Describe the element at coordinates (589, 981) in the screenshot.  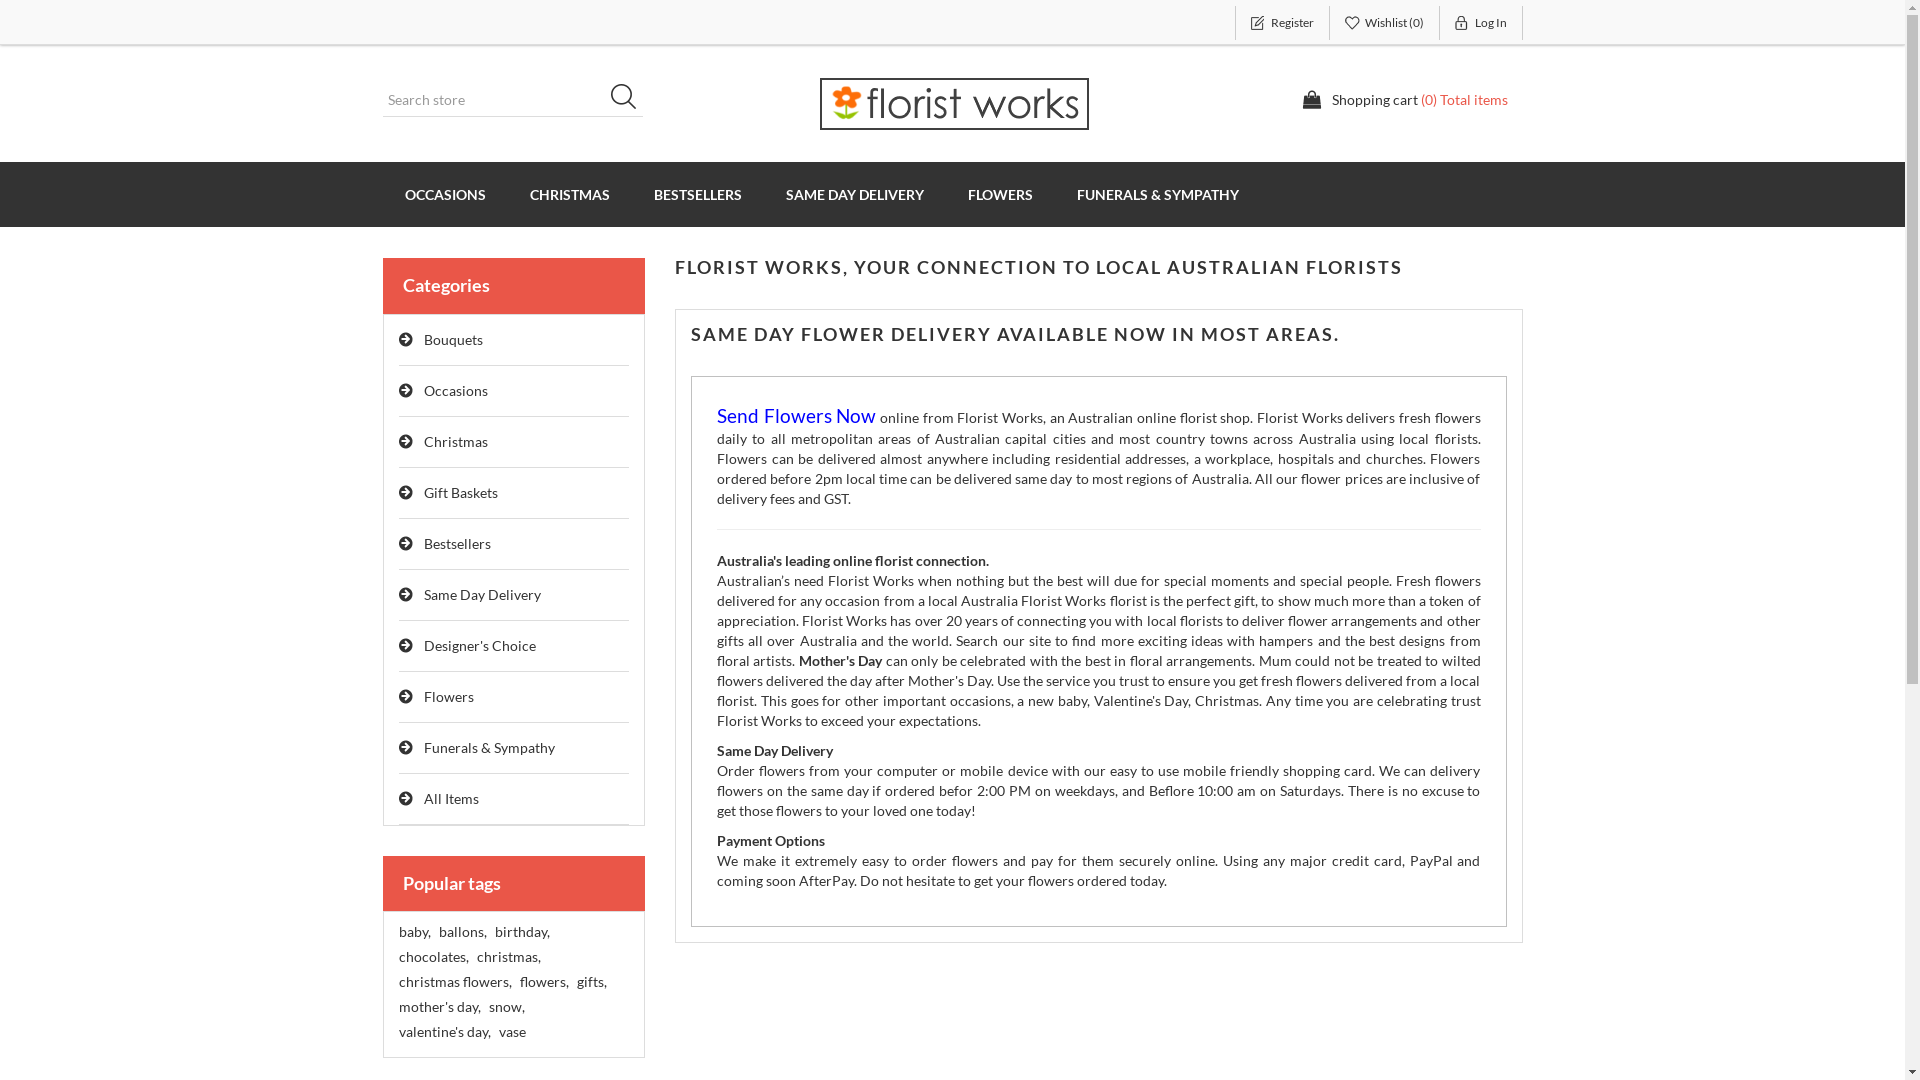
I see `'gifts,'` at that location.